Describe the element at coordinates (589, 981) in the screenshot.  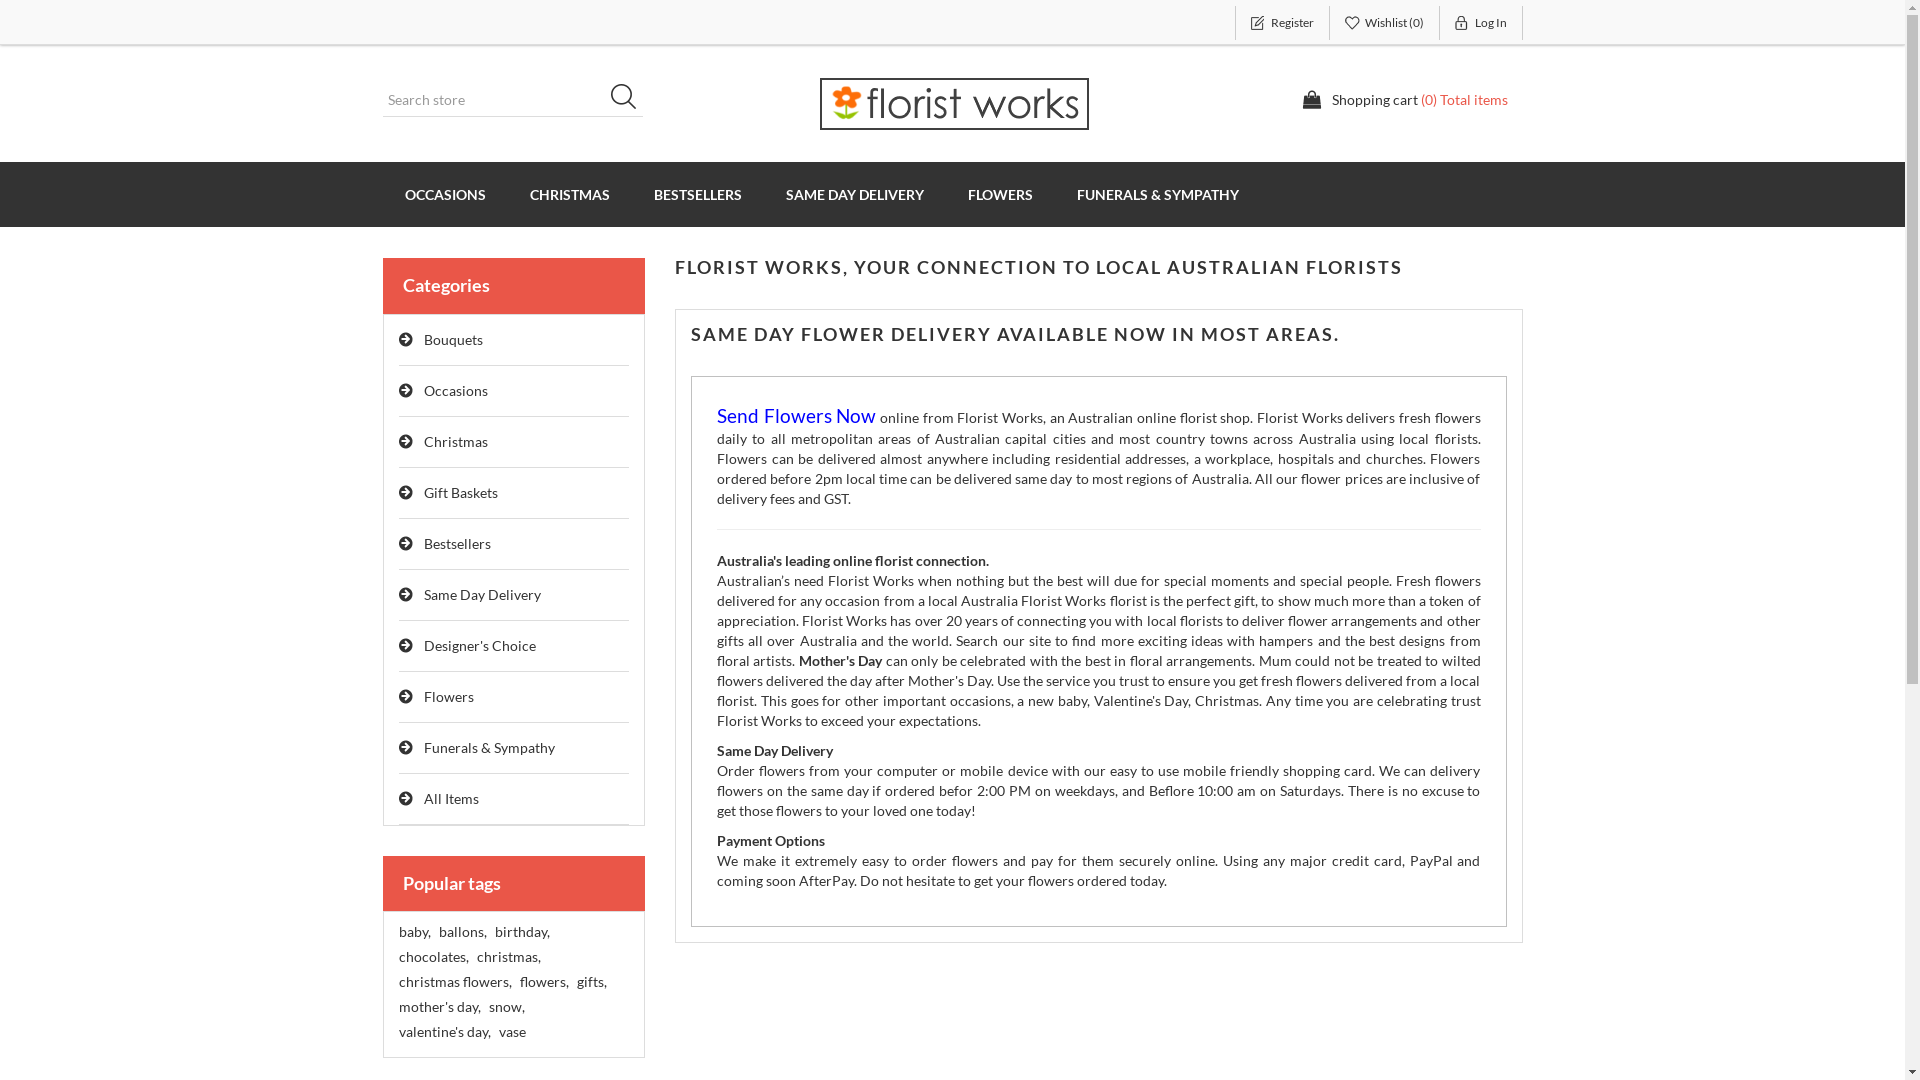
I see `'gifts,'` at that location.